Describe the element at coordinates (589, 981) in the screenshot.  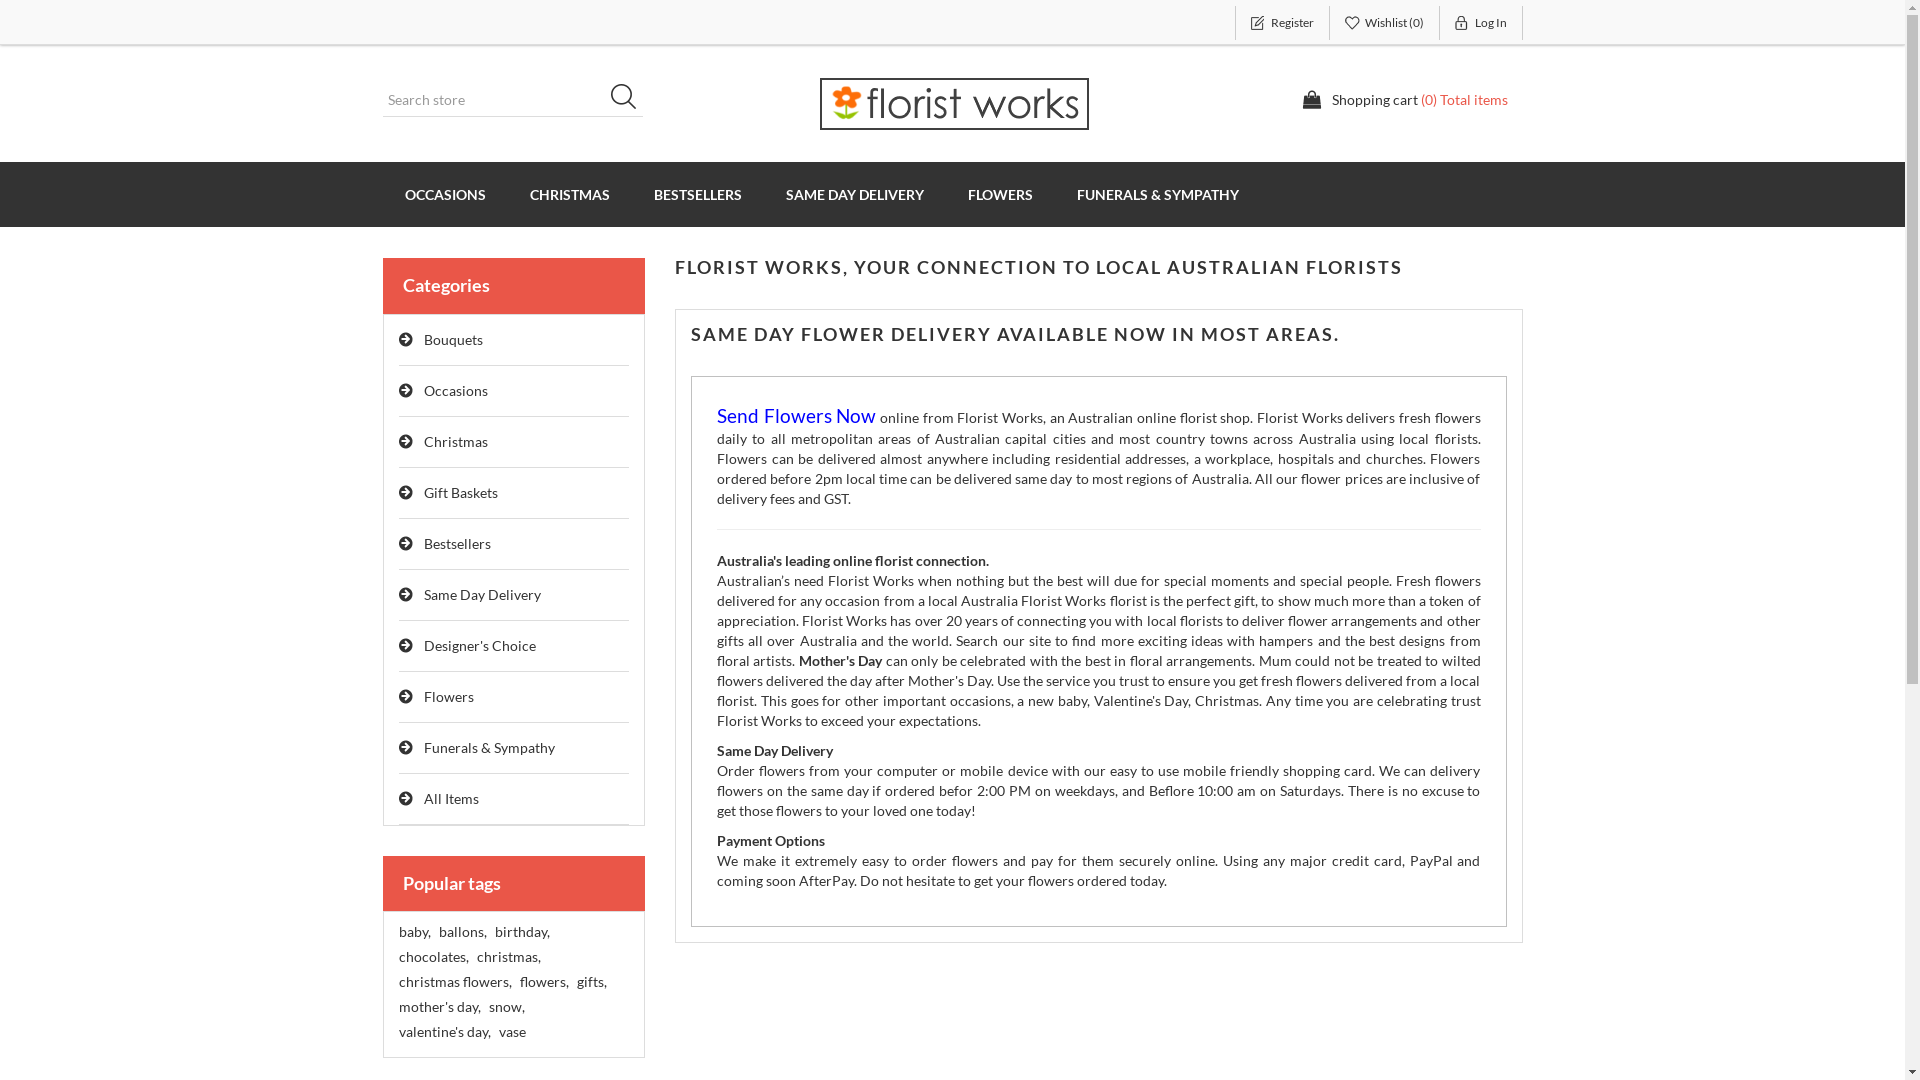
I see `'gifts,'` at that location.